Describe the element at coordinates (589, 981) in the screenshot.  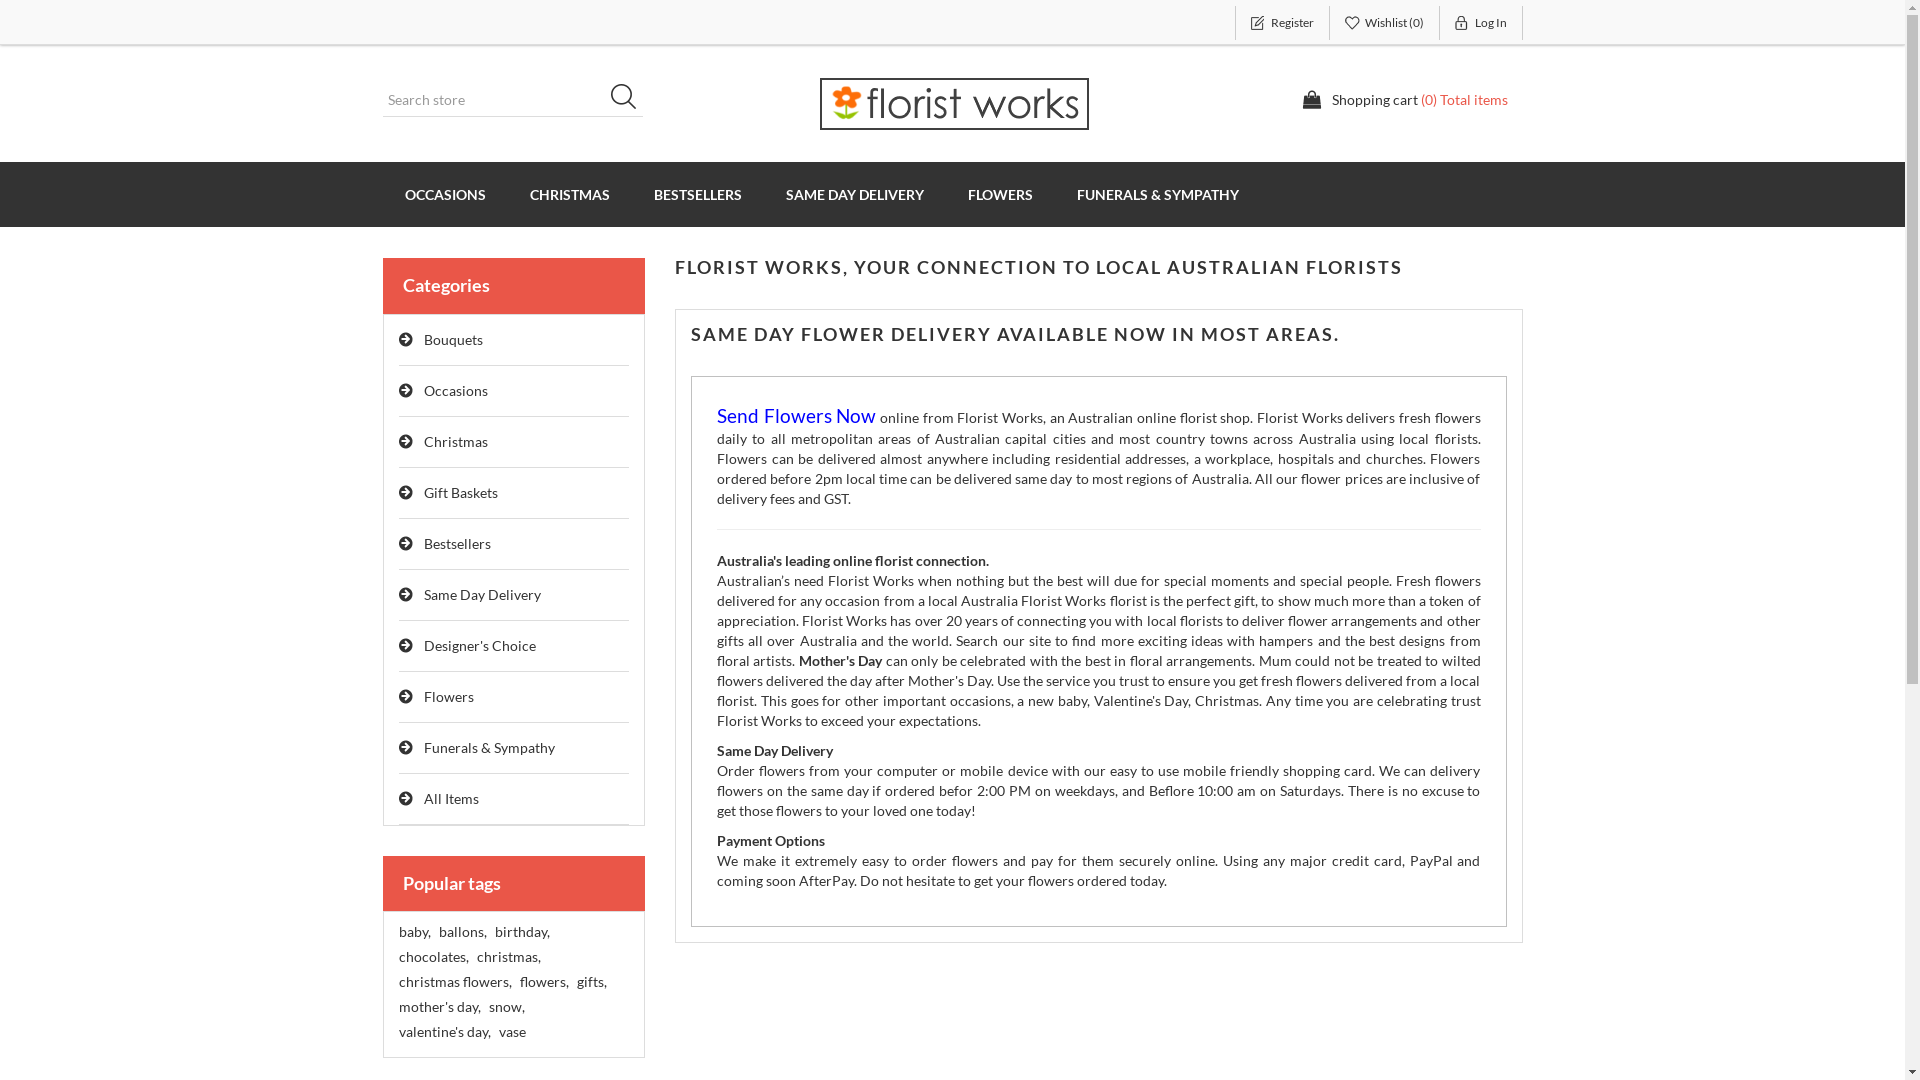
I see `'gifts,'` at that location.